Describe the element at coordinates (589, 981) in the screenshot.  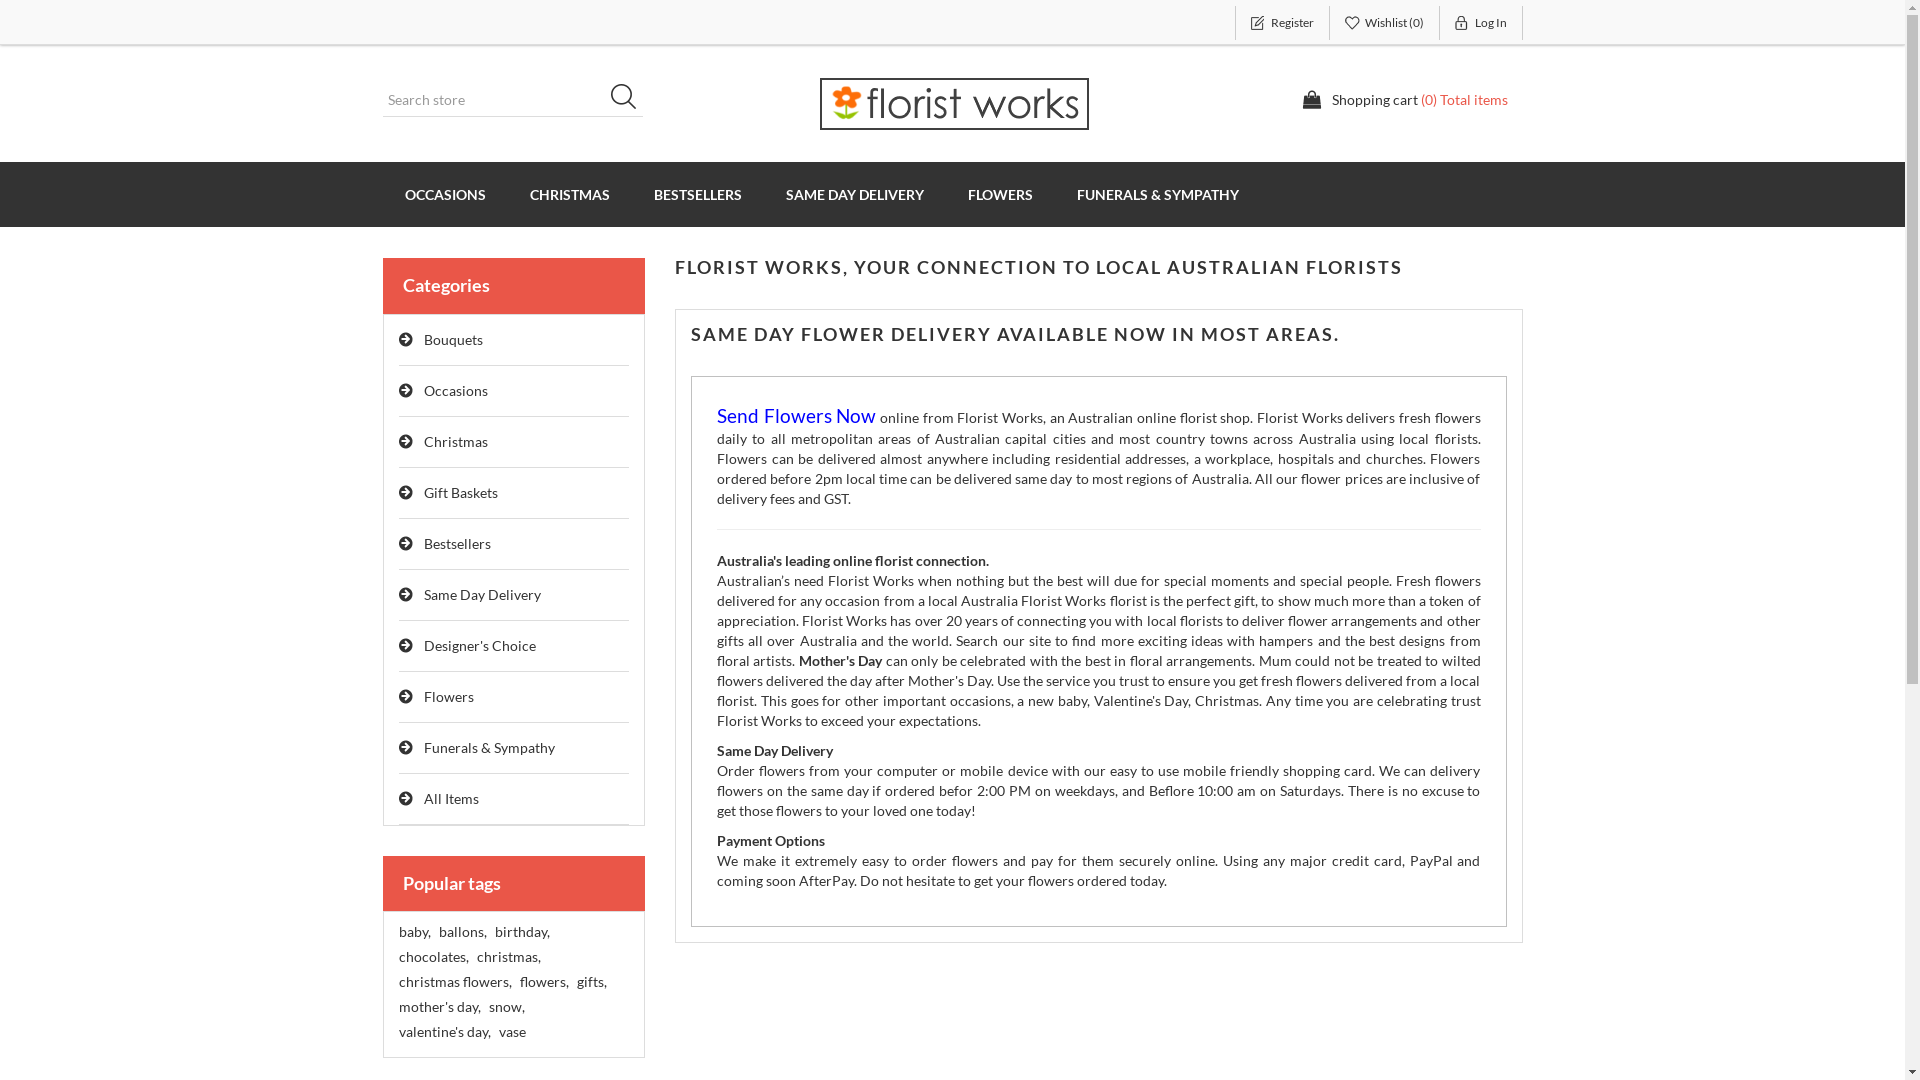
I see `'gifts,'` at that location.